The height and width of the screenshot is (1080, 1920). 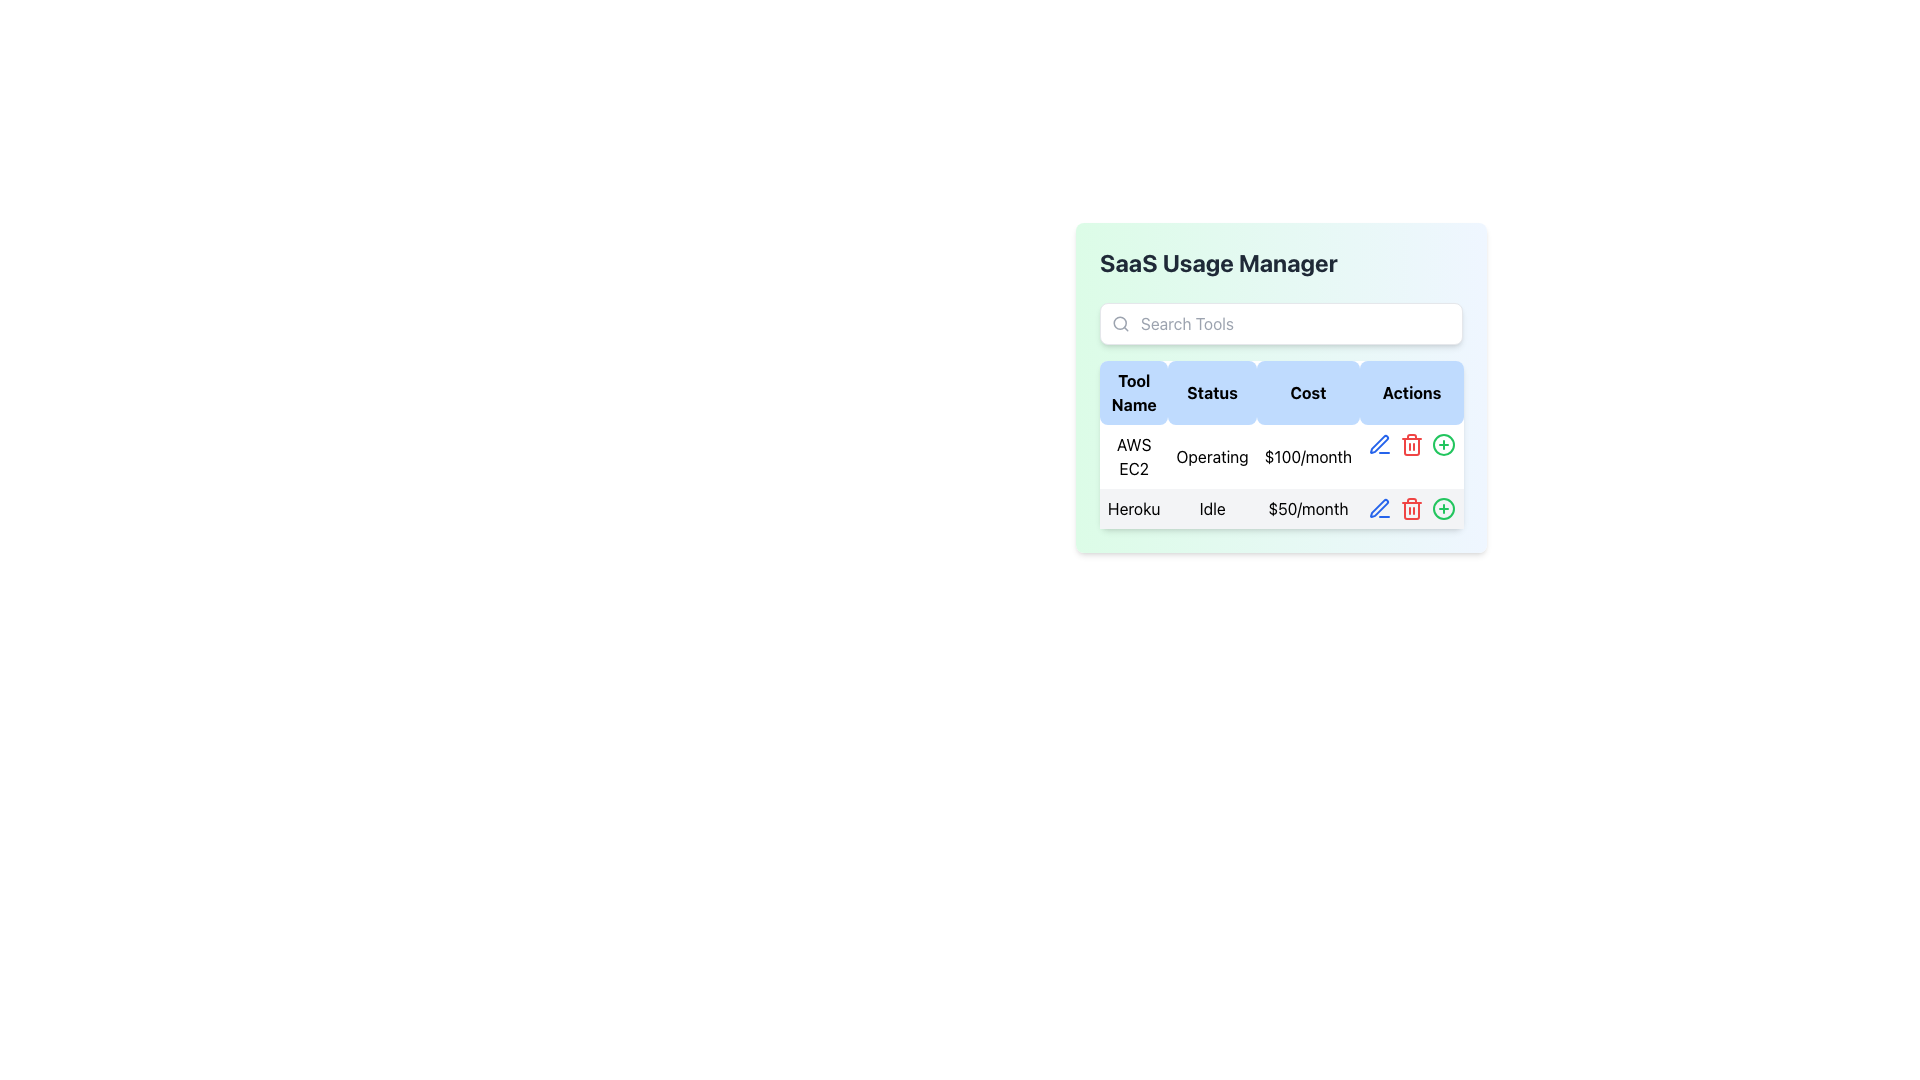 What do you see at coordinates (1211, 508) in the screenshot?
I see `the 'Heroku' service status Text Label located in the 'Status' column of the table, which is the second element in the row labeled 'Heroku'` at bounding box center [1211, 508].